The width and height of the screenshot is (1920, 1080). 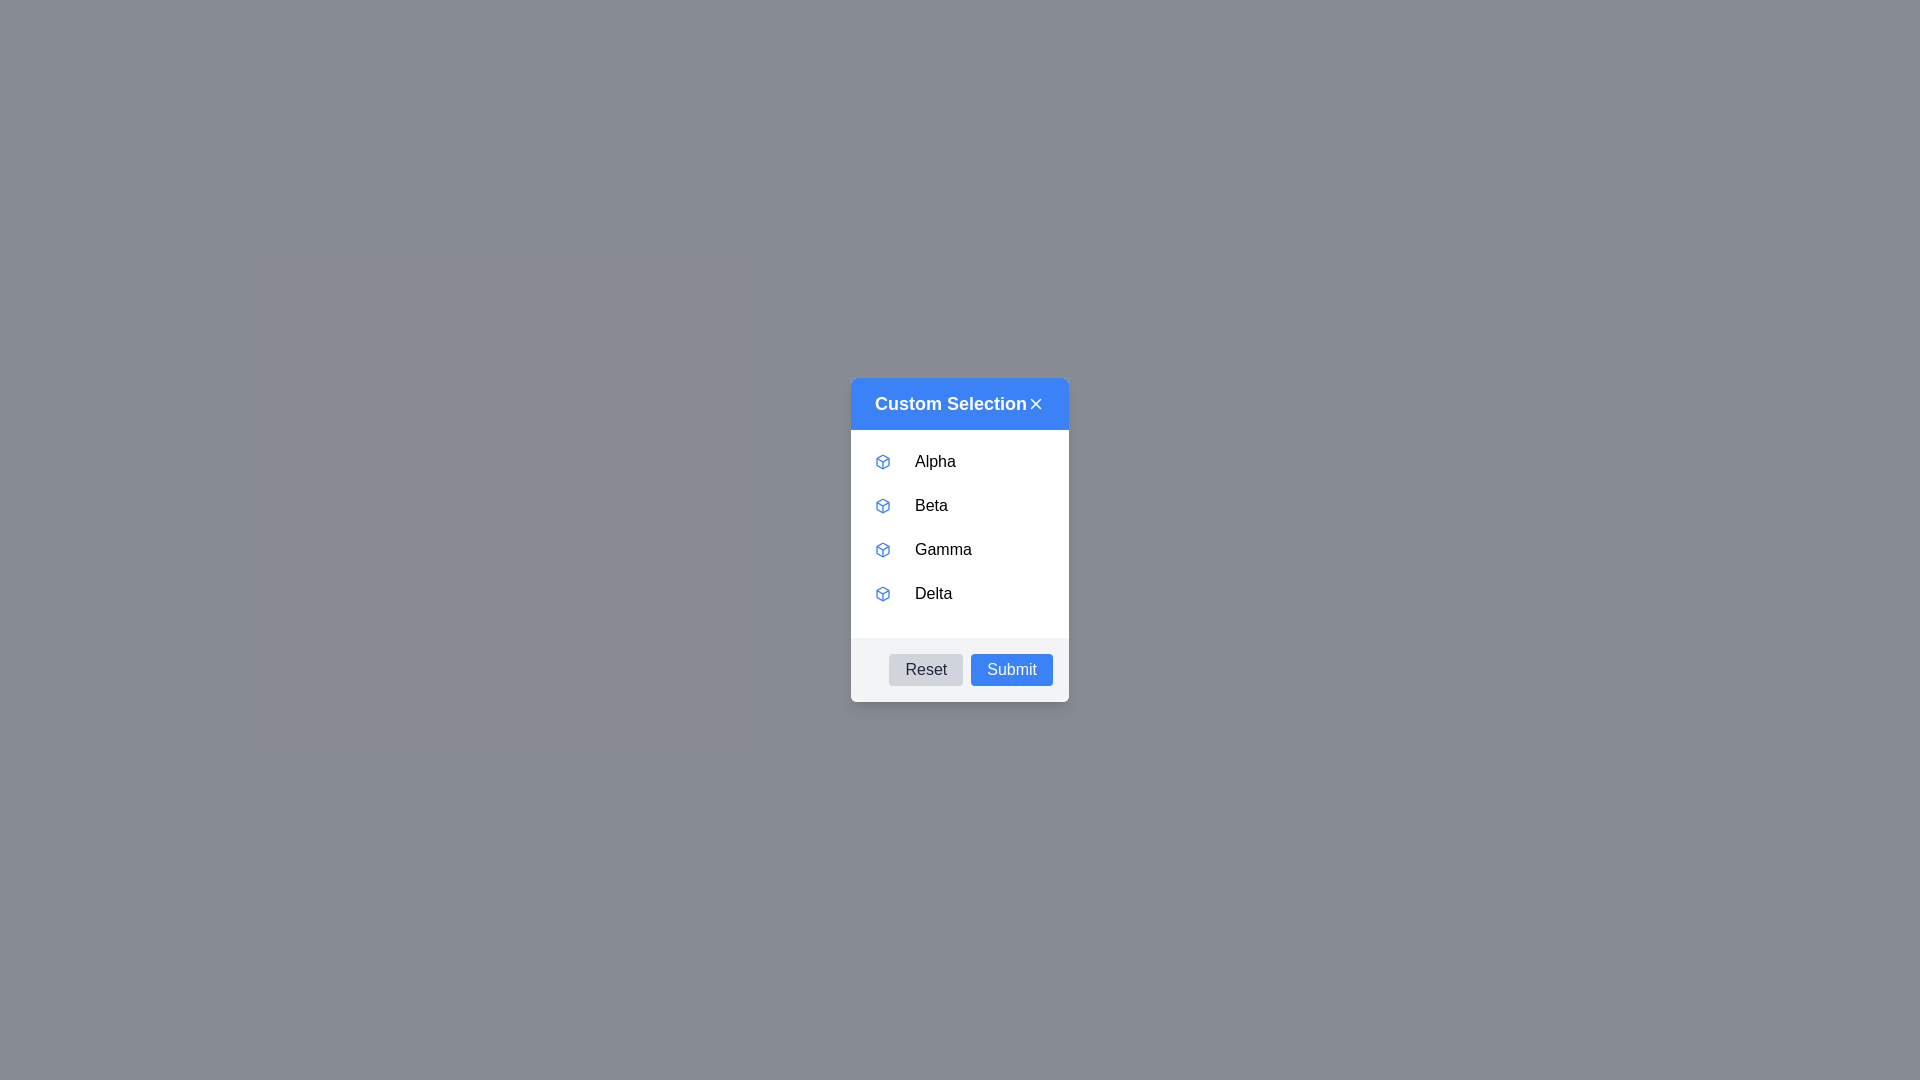 I want to click on the compact blue icon resembling a box located on the left side of the list item labeled 'Beta', so click(x=882, y=504).